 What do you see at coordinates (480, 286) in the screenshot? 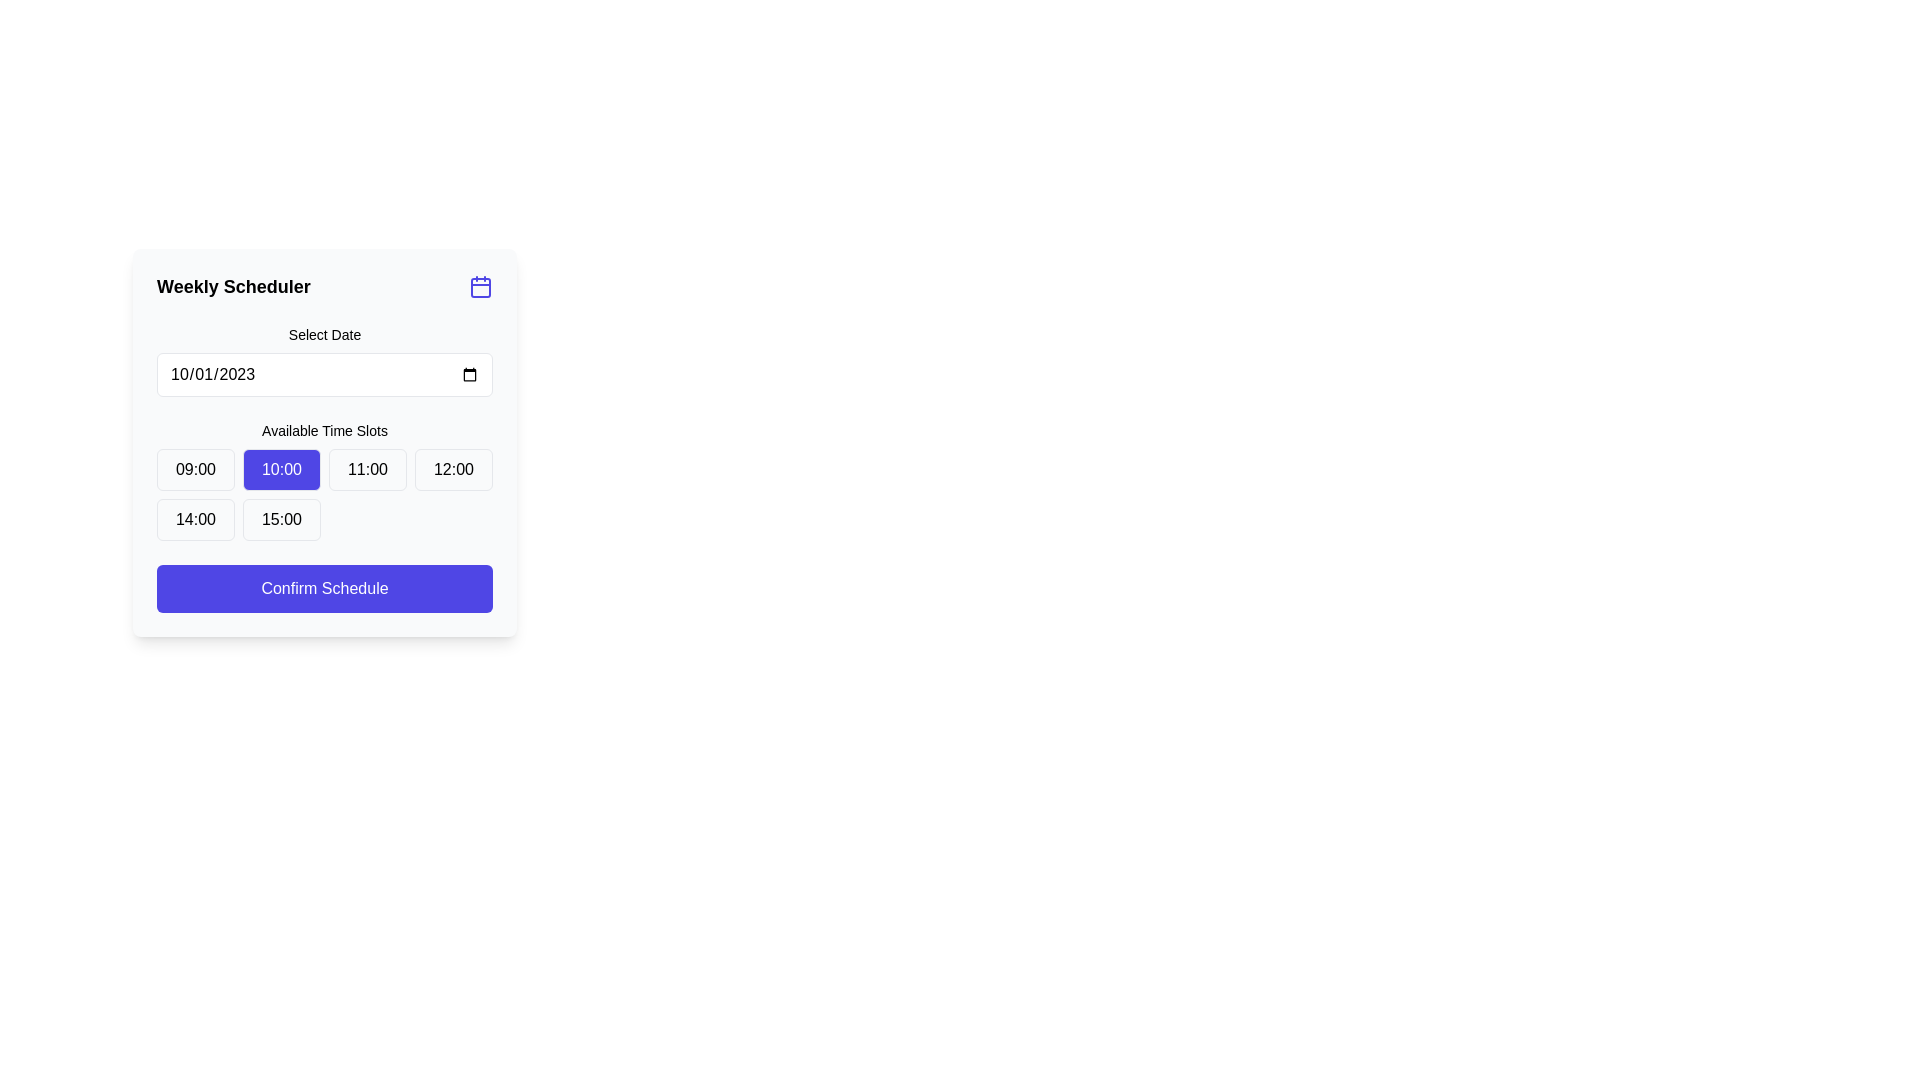
I see `the calendar icon located to the far right of the header area containing the title 'Weekly Scheduler'` at bounding box center [480, 286].